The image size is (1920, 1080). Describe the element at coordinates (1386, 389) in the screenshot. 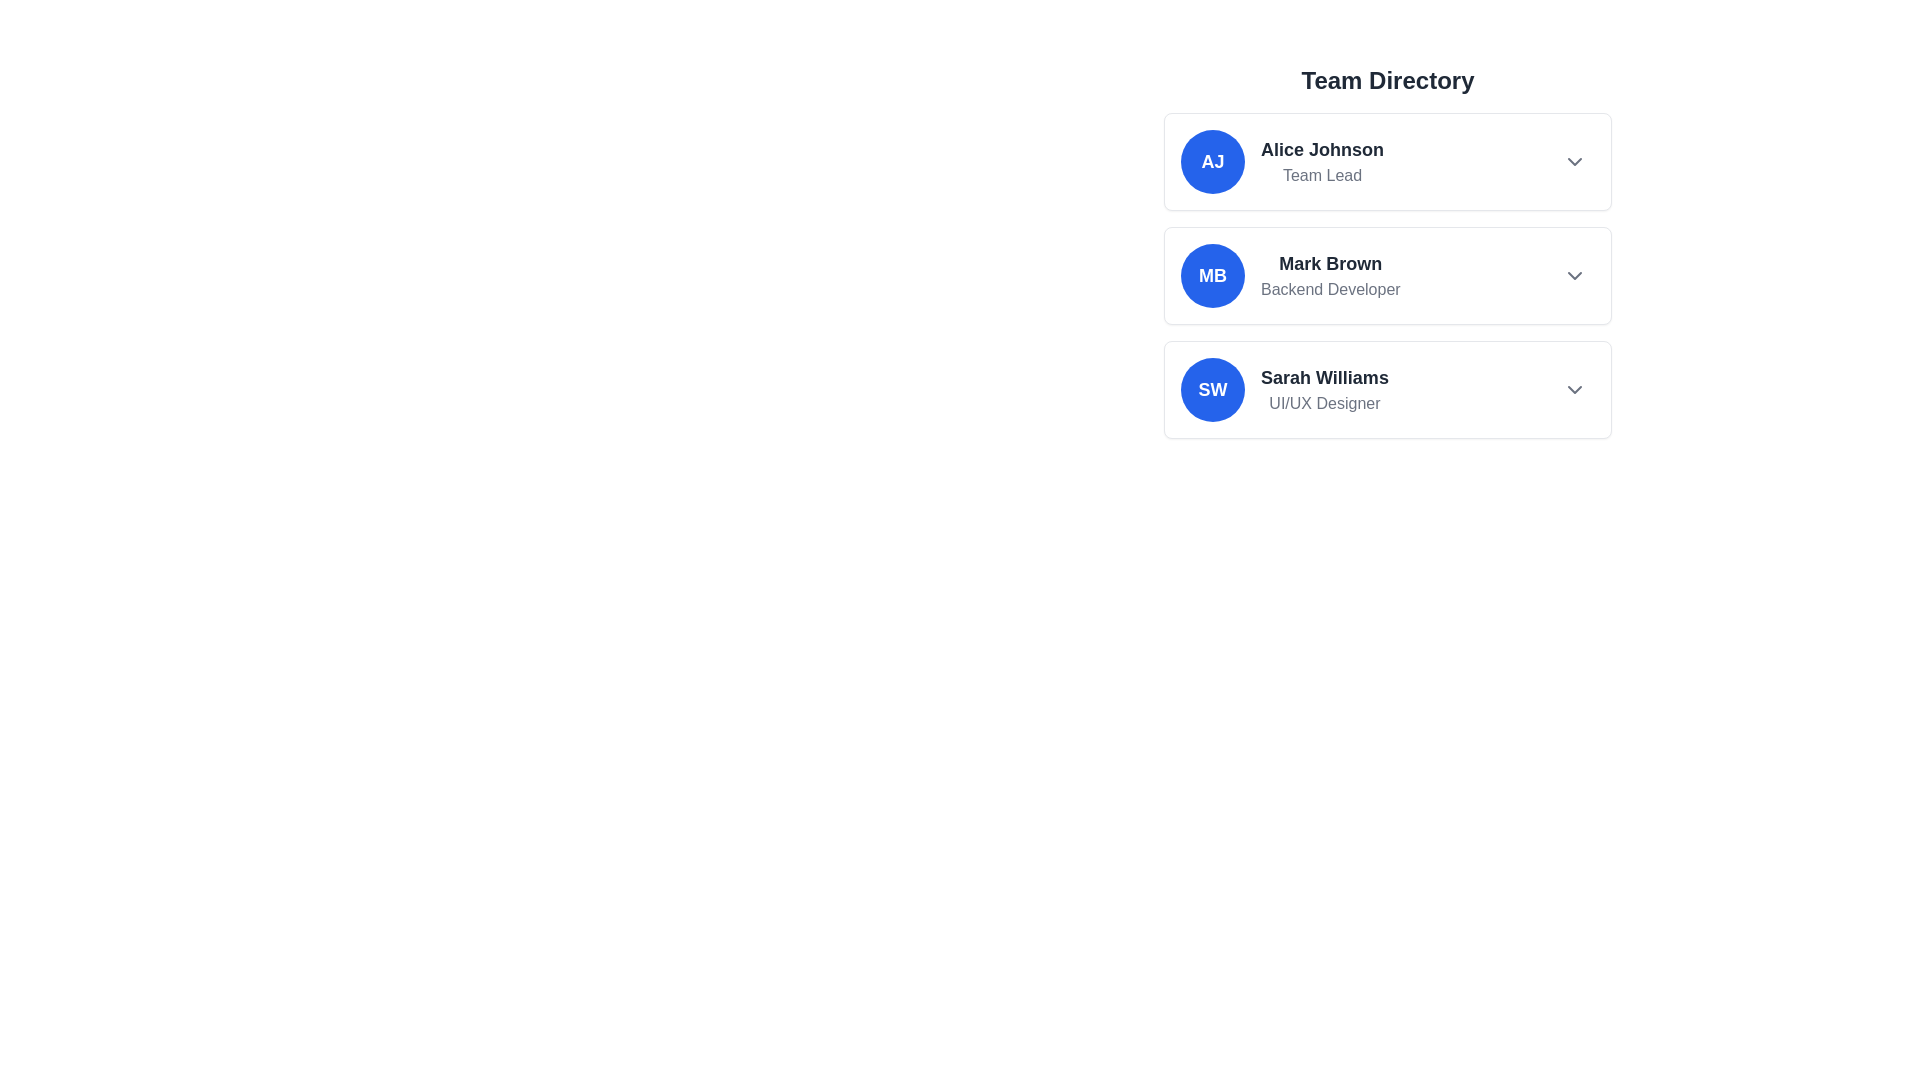

I see `the Interactive profile card summarizing information about a team member, located in the 'Team Directory' section, directly below 'Mark Brown'` at that location.